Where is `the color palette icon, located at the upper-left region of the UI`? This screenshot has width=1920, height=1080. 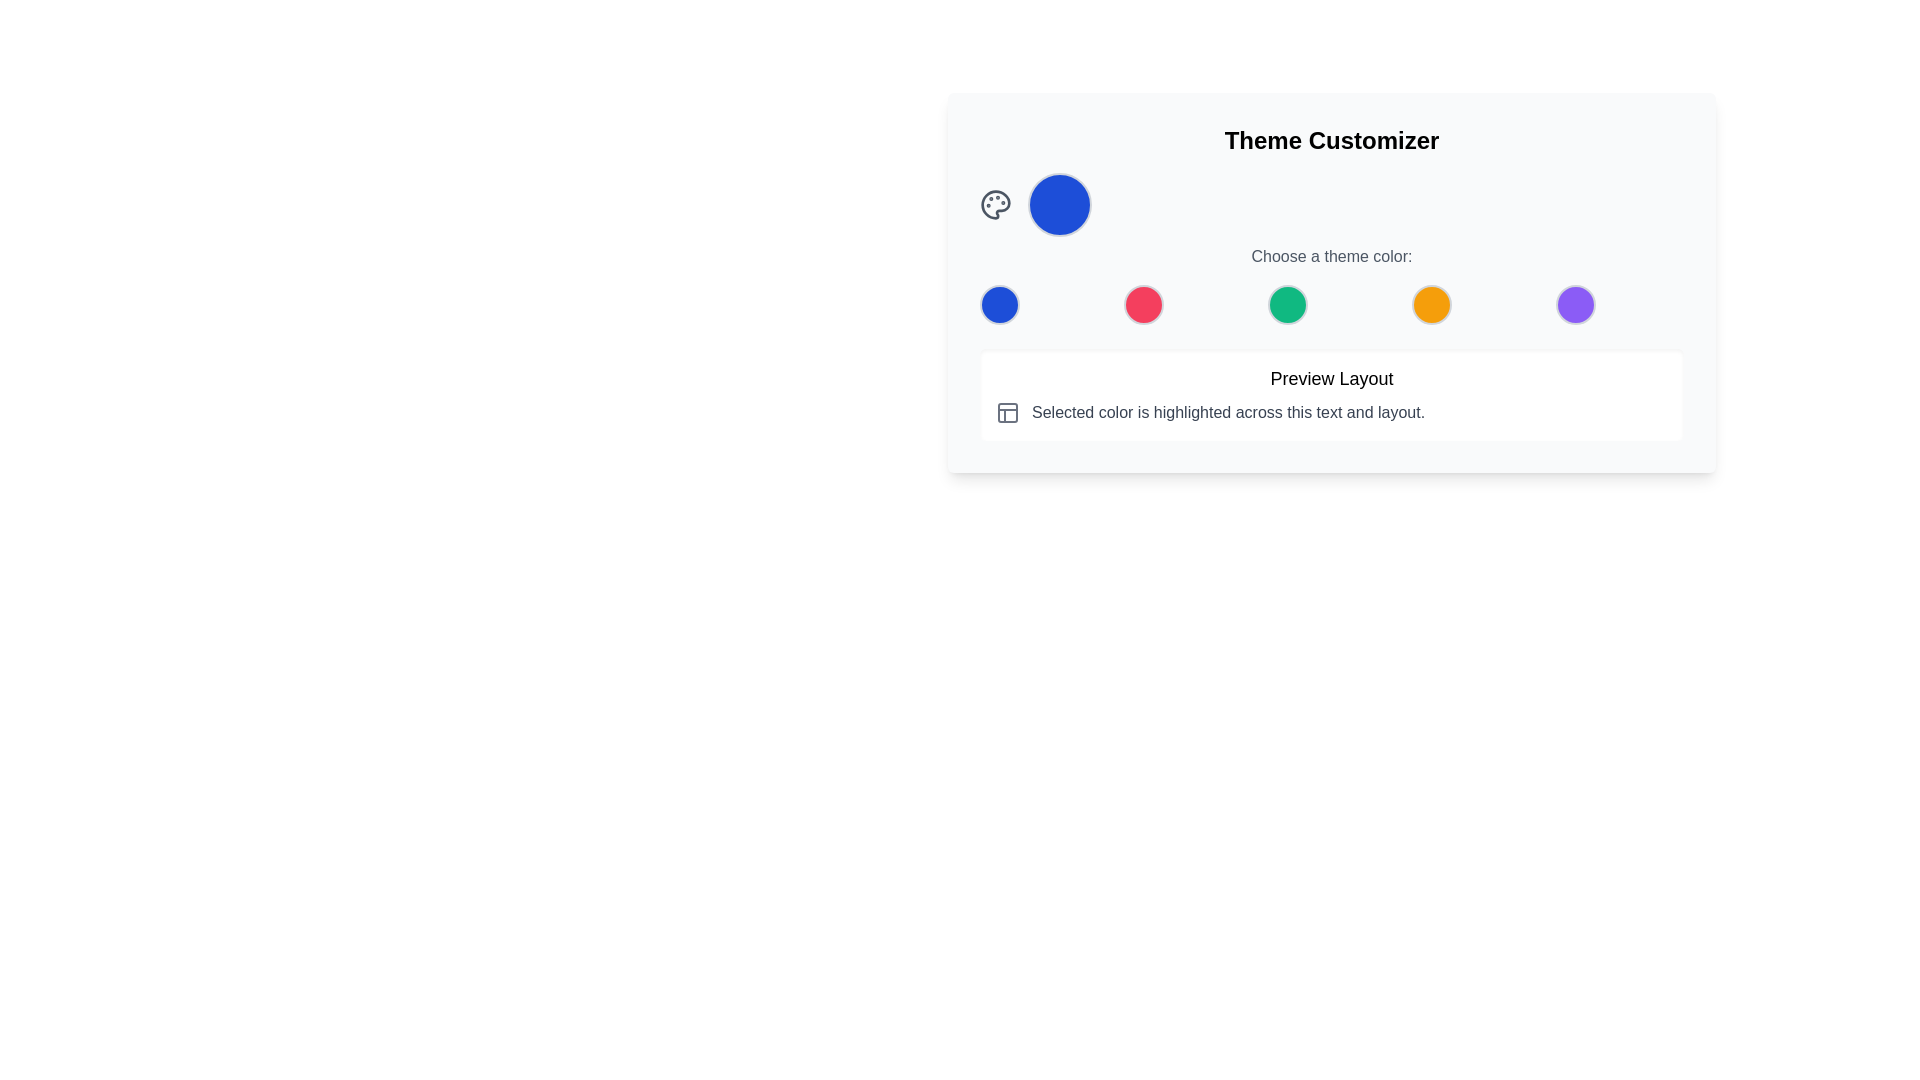
the color palette icon, located at the upper-left region of the UI is located at coordinates (996, 204).